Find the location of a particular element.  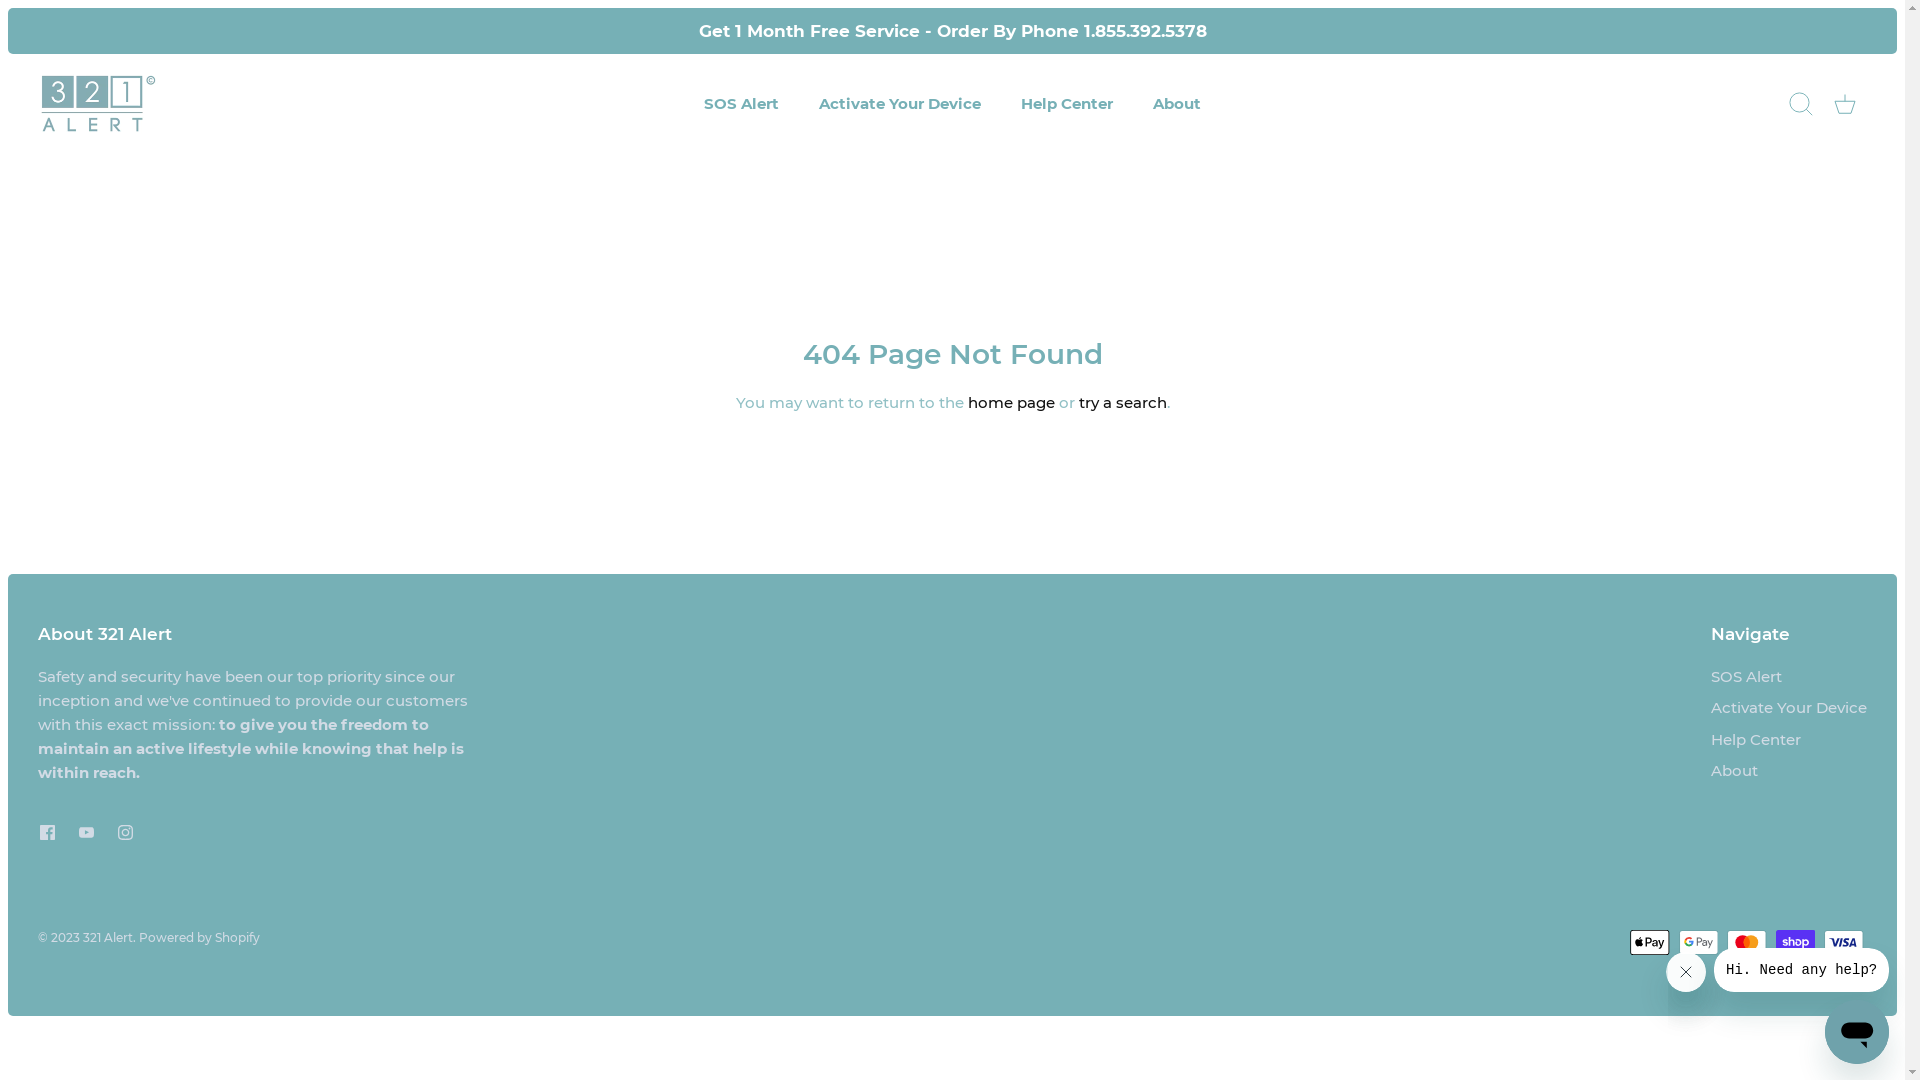

'Activate Your Device' is located at coordinates (801, 104).